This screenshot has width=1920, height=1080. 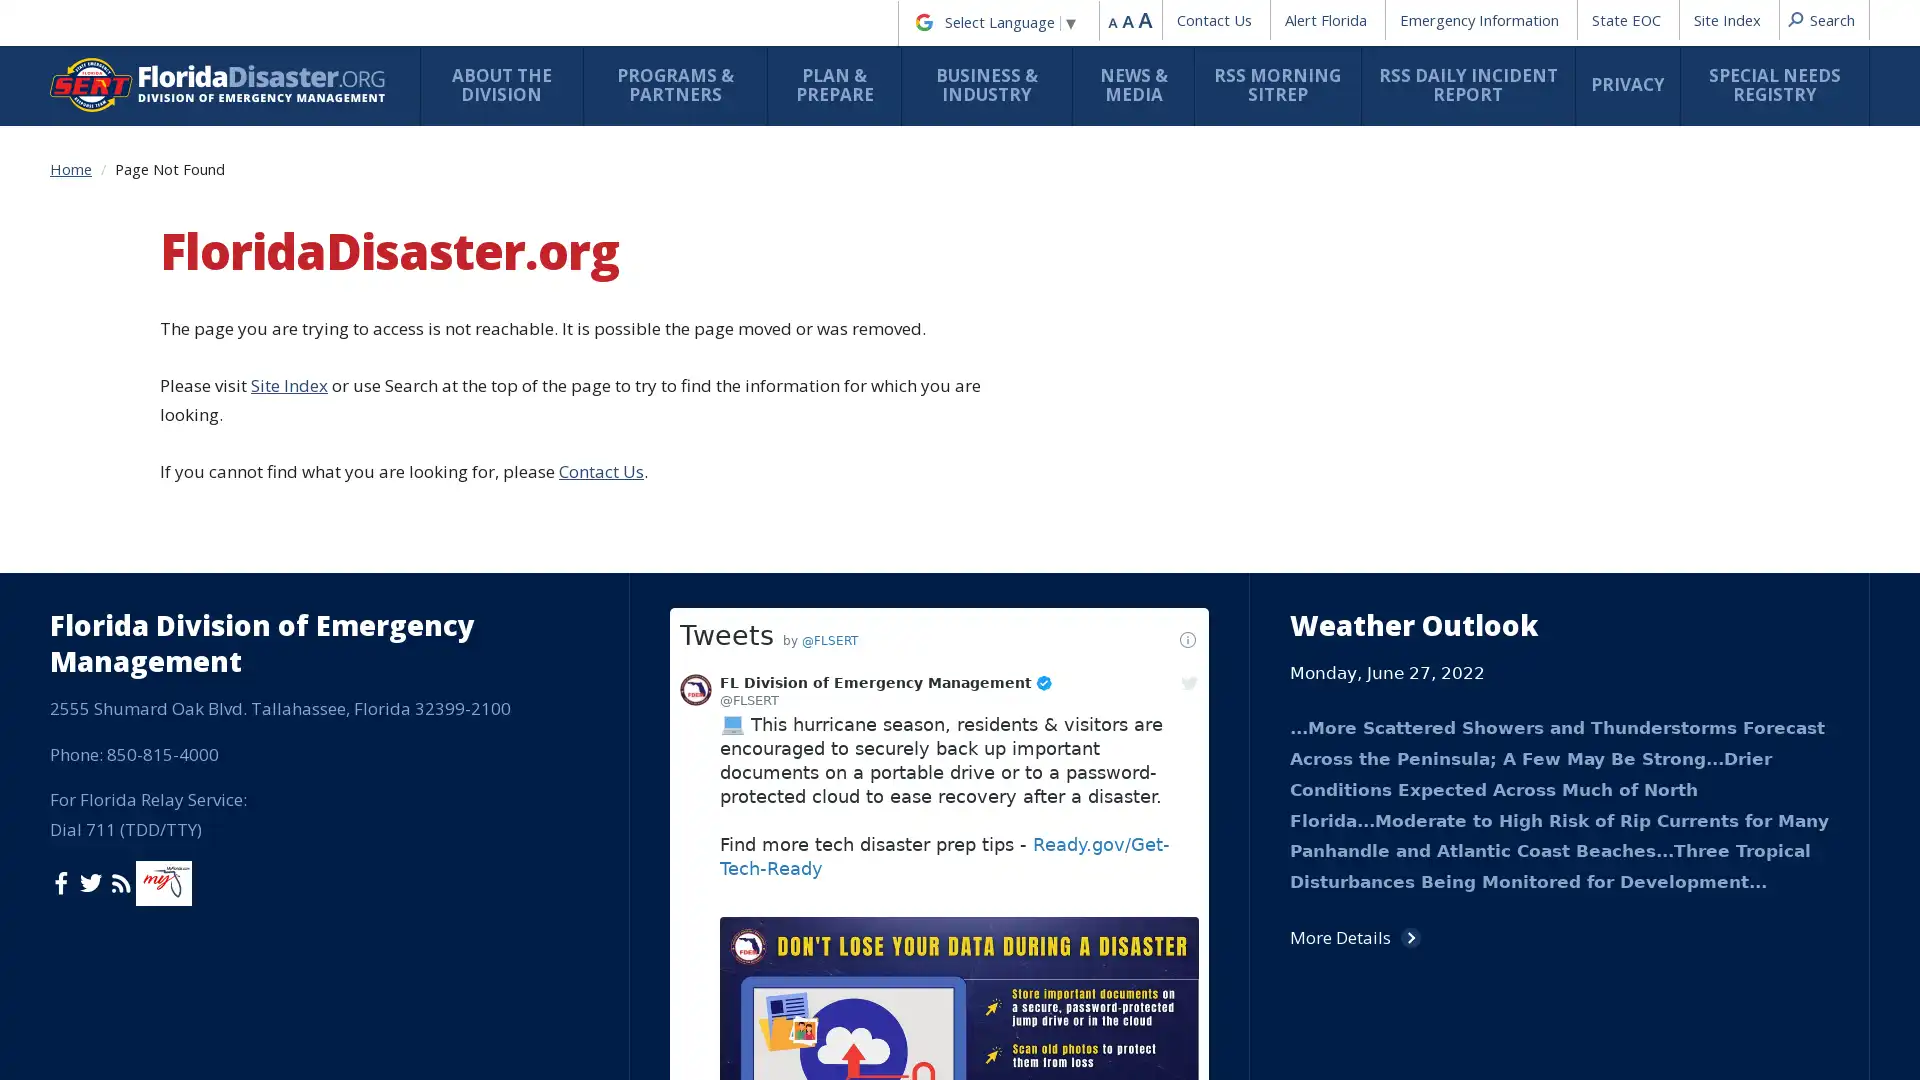 What do you see at coordinates (1002, 1024) in the screenshot?
I see `Toggle More` at bounding box center [1002, 1024].